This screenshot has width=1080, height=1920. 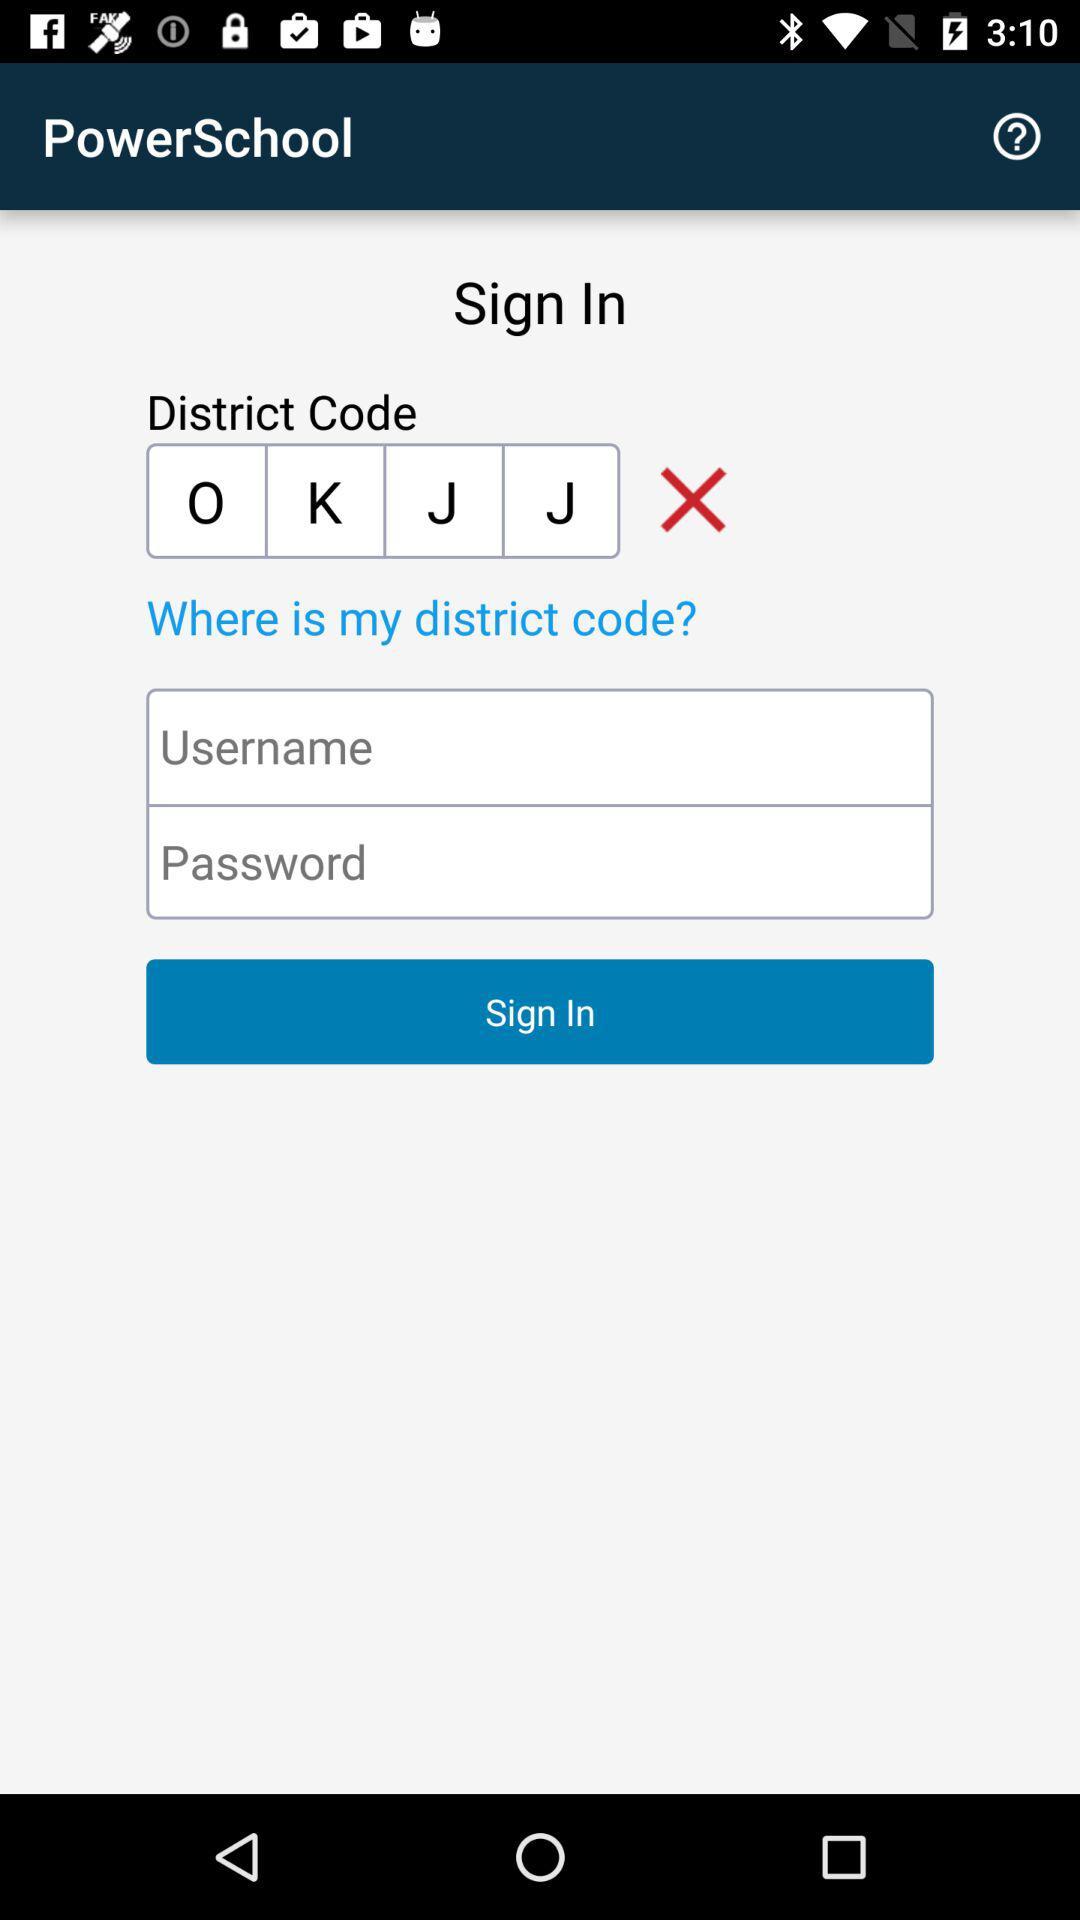 What do you see at coordinates (540, 745) in the screenshot?
I see `the text field username` at bounding box center [540, 745].